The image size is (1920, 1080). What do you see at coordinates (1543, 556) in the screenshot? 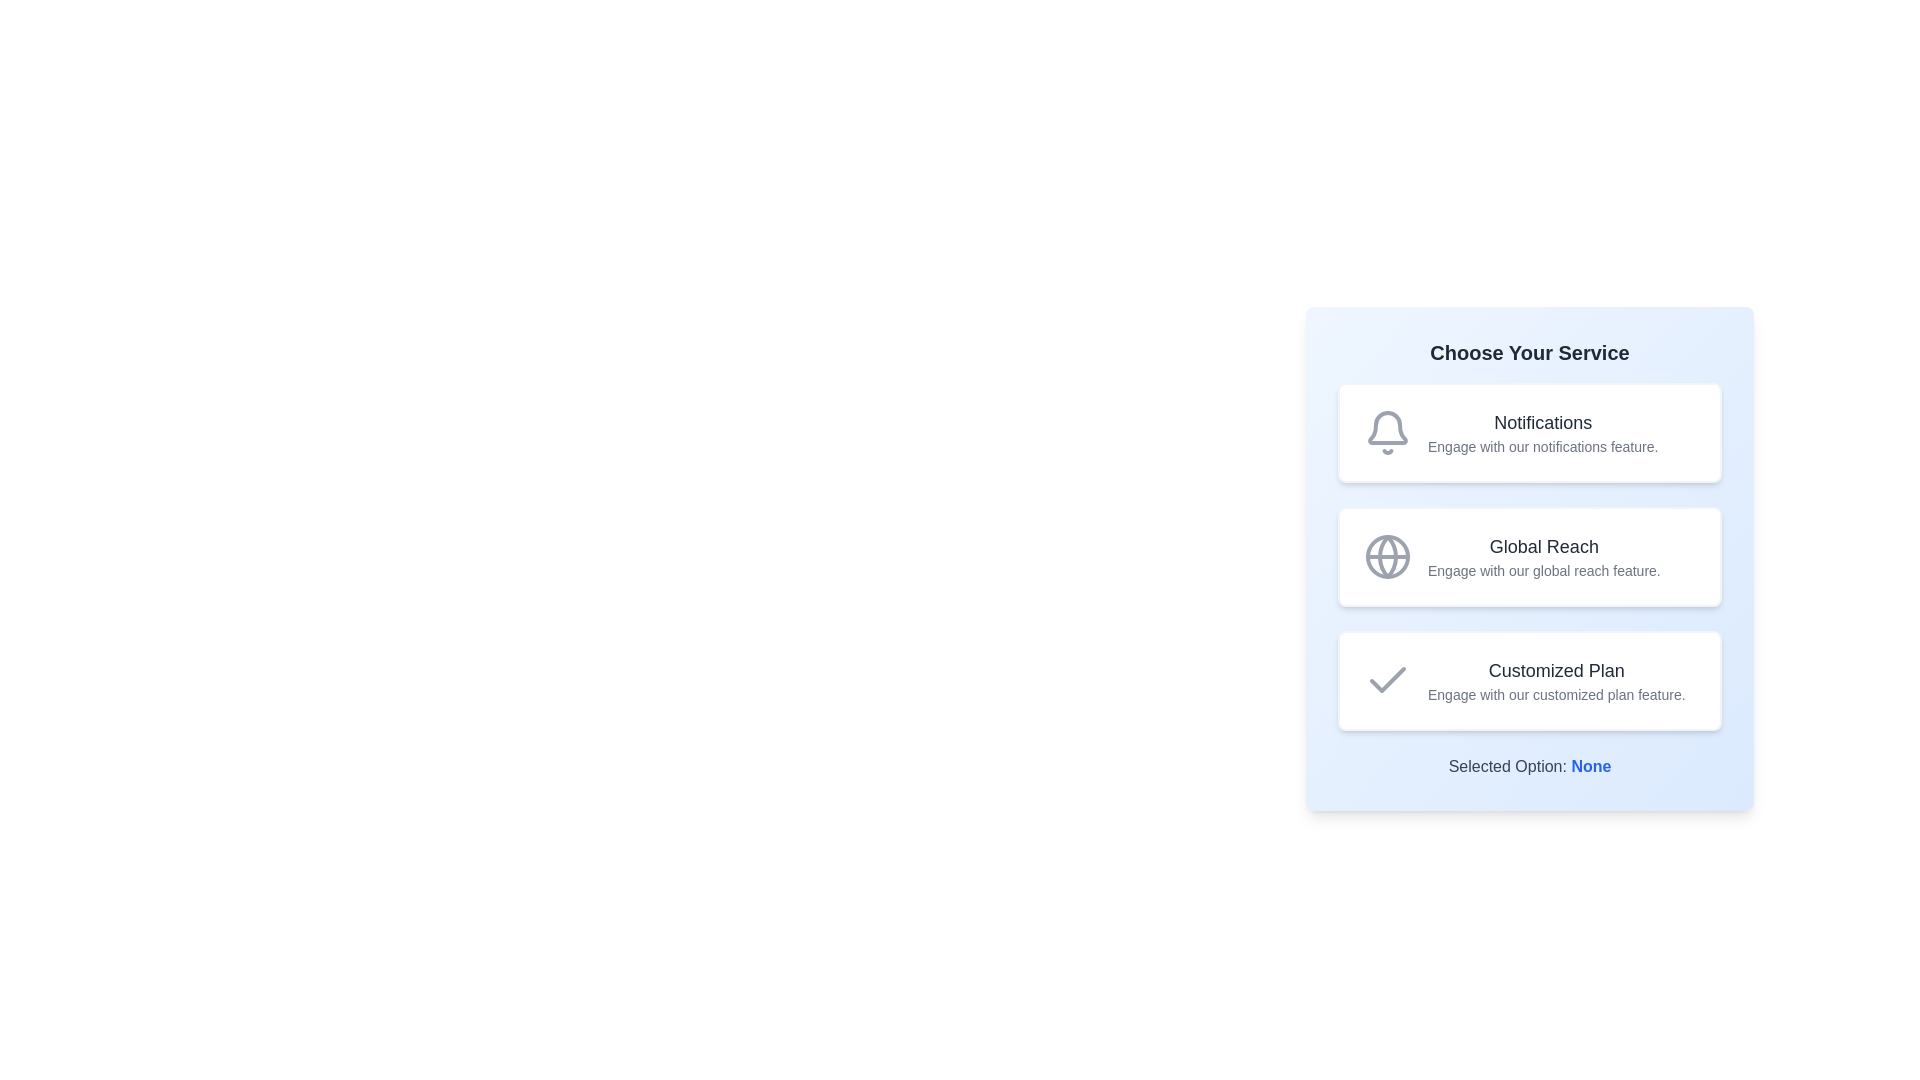
I see `descriptive text block about the 'Global Reach' feature located in the center of the second card in the vertical list of options, positioned between the 'Notifications' and 'Customized Plan' cards` at bounding box center [1543, 556].